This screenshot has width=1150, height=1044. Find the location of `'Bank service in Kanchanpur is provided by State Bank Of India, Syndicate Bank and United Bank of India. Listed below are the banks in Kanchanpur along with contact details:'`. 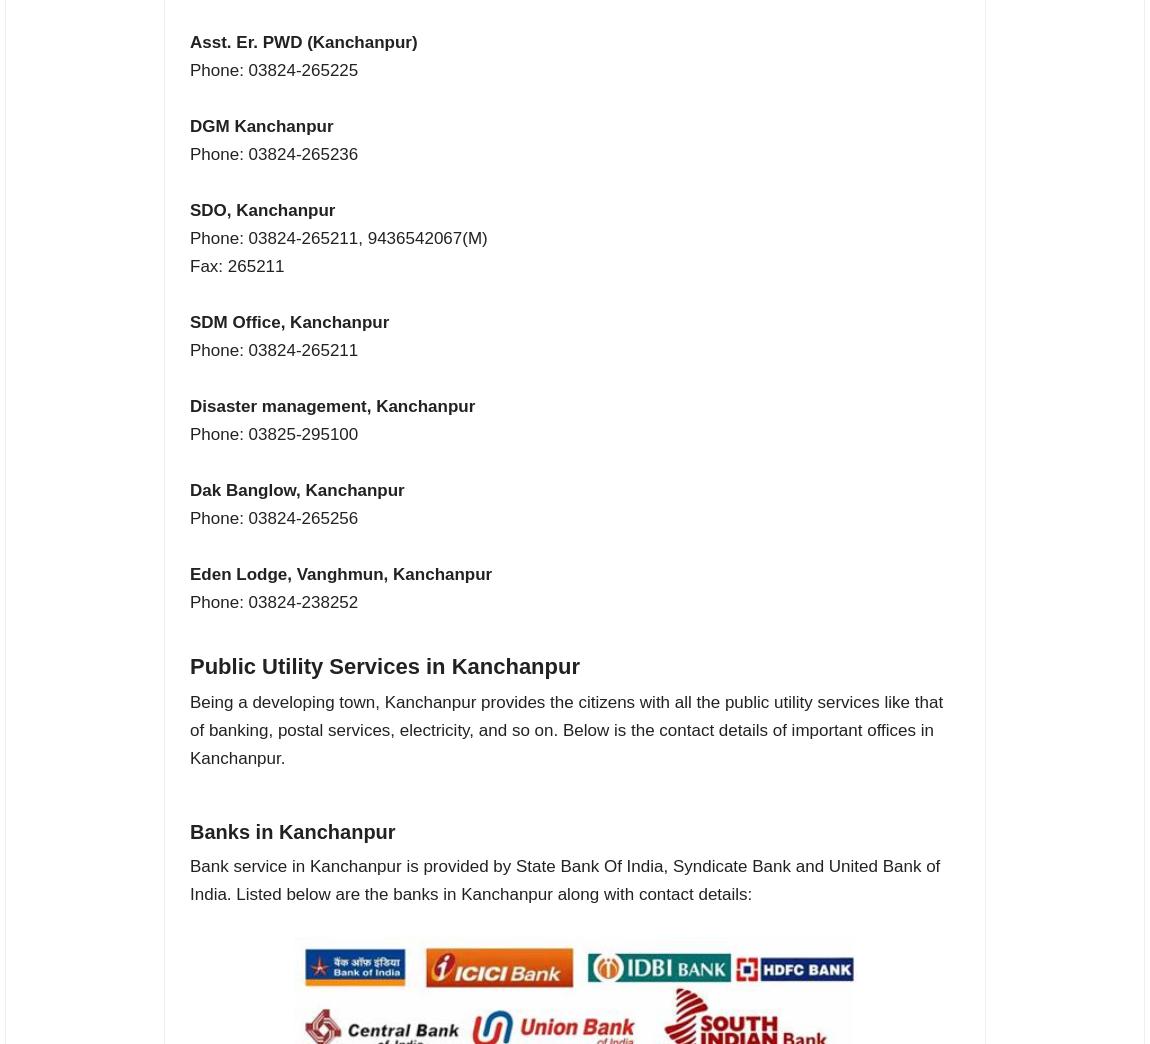

'Bank service in Kanchanpur is provided by State Bank Of India, Syndicate Bank and United Bank of India. Listed below are the banks in Kanchanpur along with contact details:' is located at coordinates (564, 880).